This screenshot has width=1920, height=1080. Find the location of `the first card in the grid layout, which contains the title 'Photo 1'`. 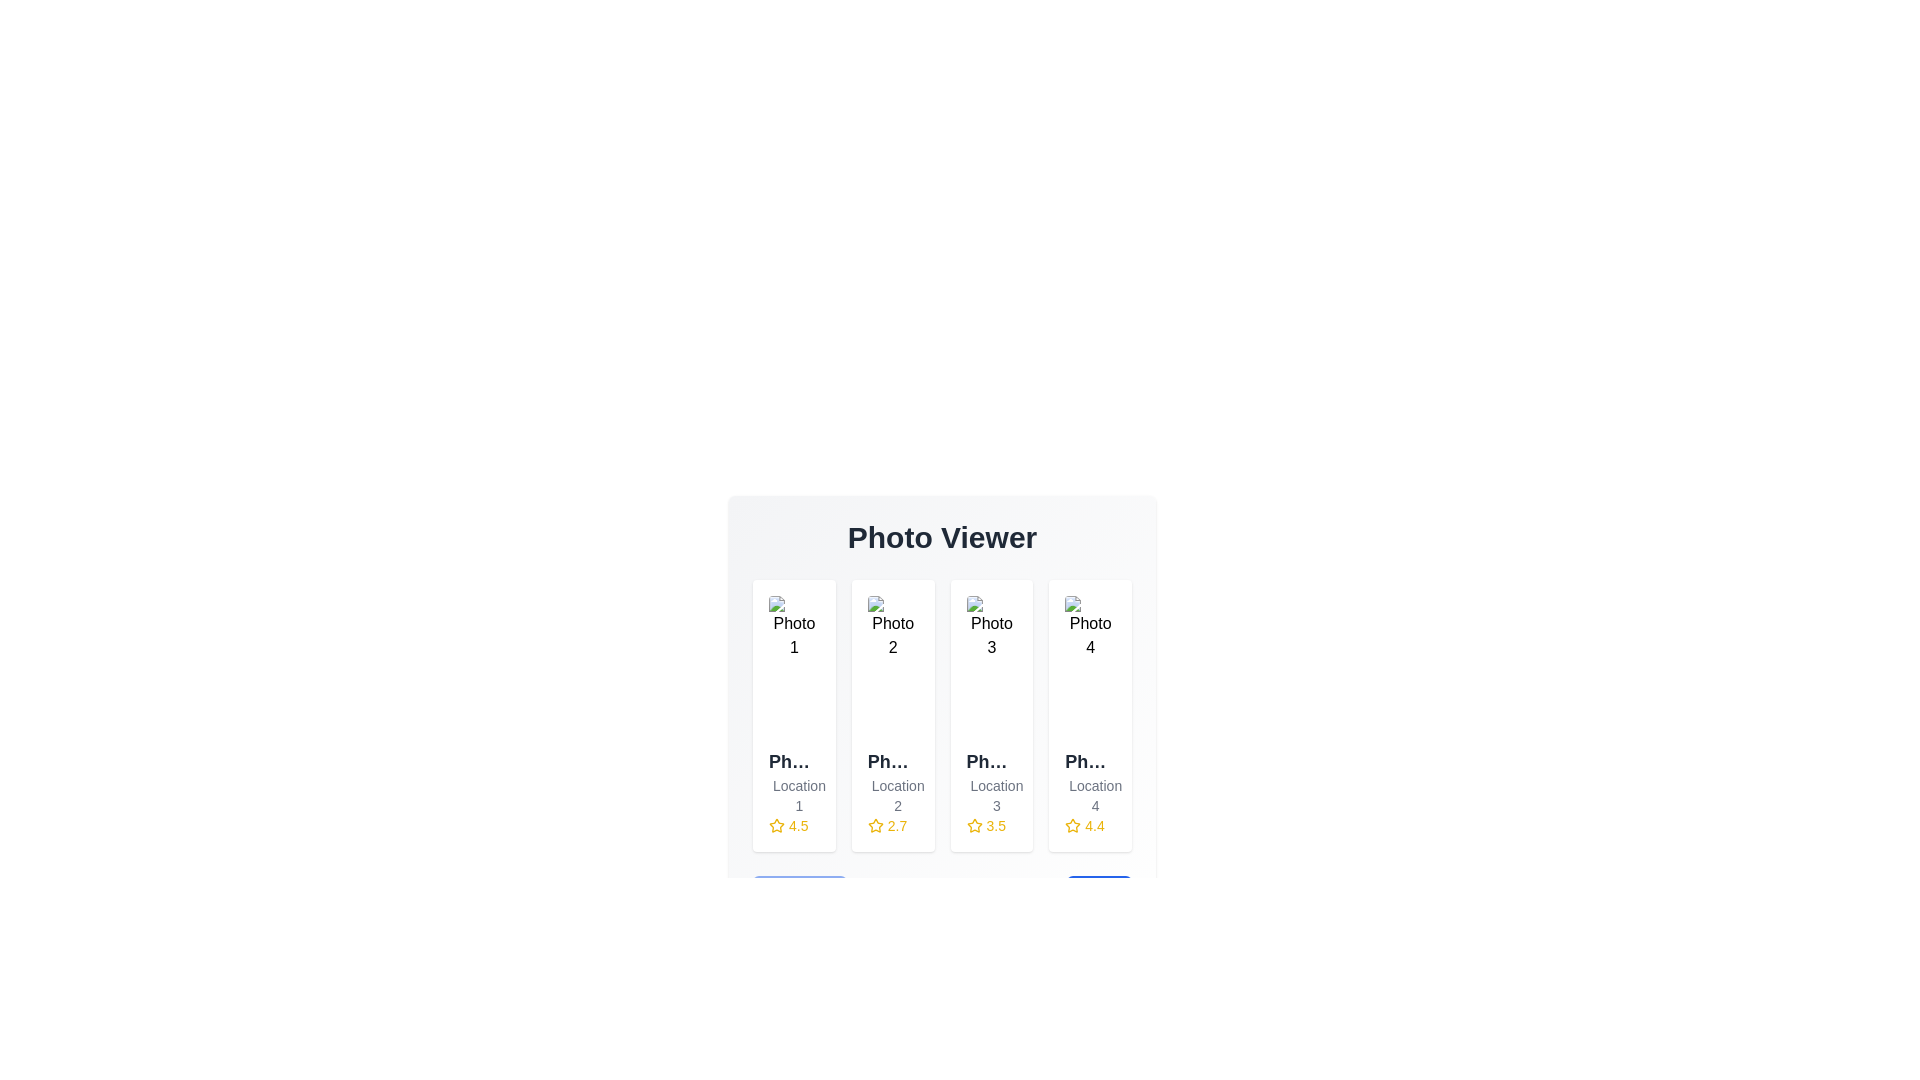

the first card in the grid layout, which contains the title 'Photo 1' is located at coordinates (793, 715).